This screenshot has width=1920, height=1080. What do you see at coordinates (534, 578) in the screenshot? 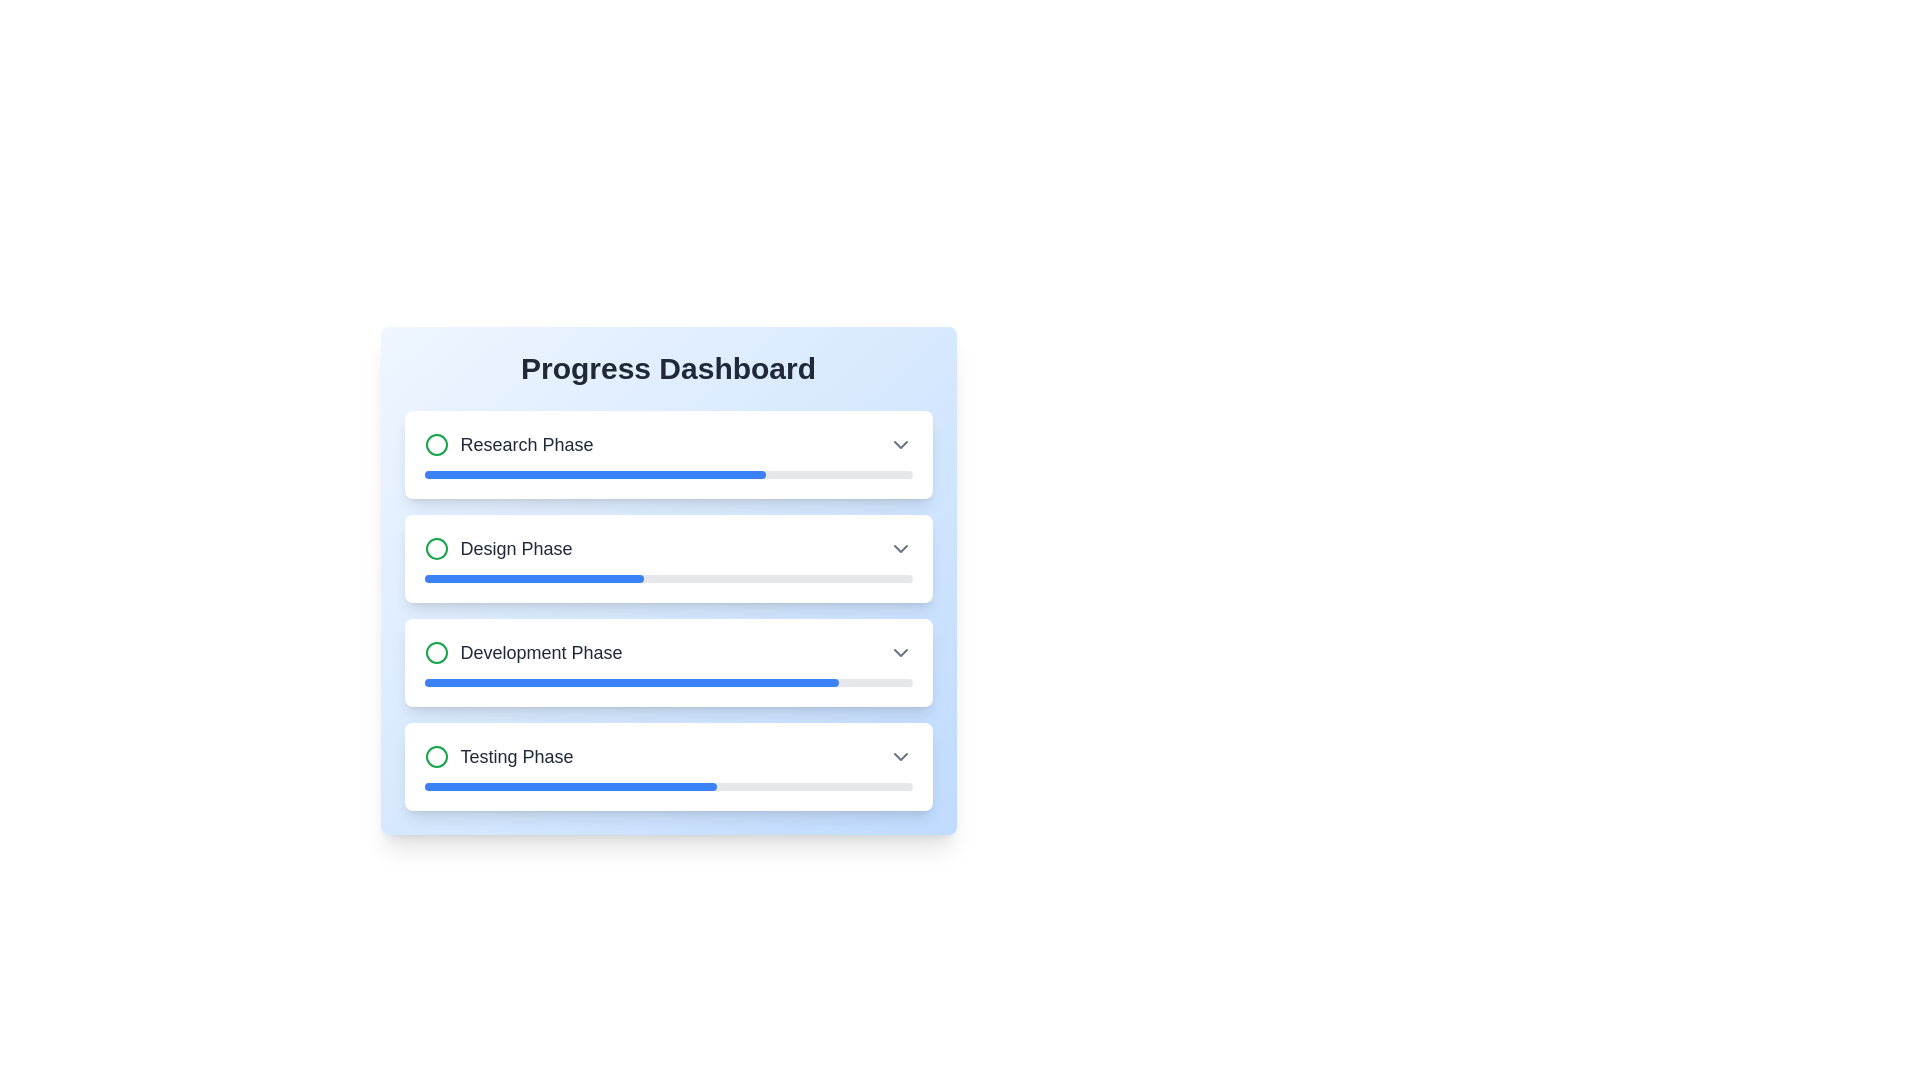
I see `the Progress Indicator located in the second progress bar labeled 'Design Phase,' which visually represents a 45% completion level` at bounding box center [534, 578].